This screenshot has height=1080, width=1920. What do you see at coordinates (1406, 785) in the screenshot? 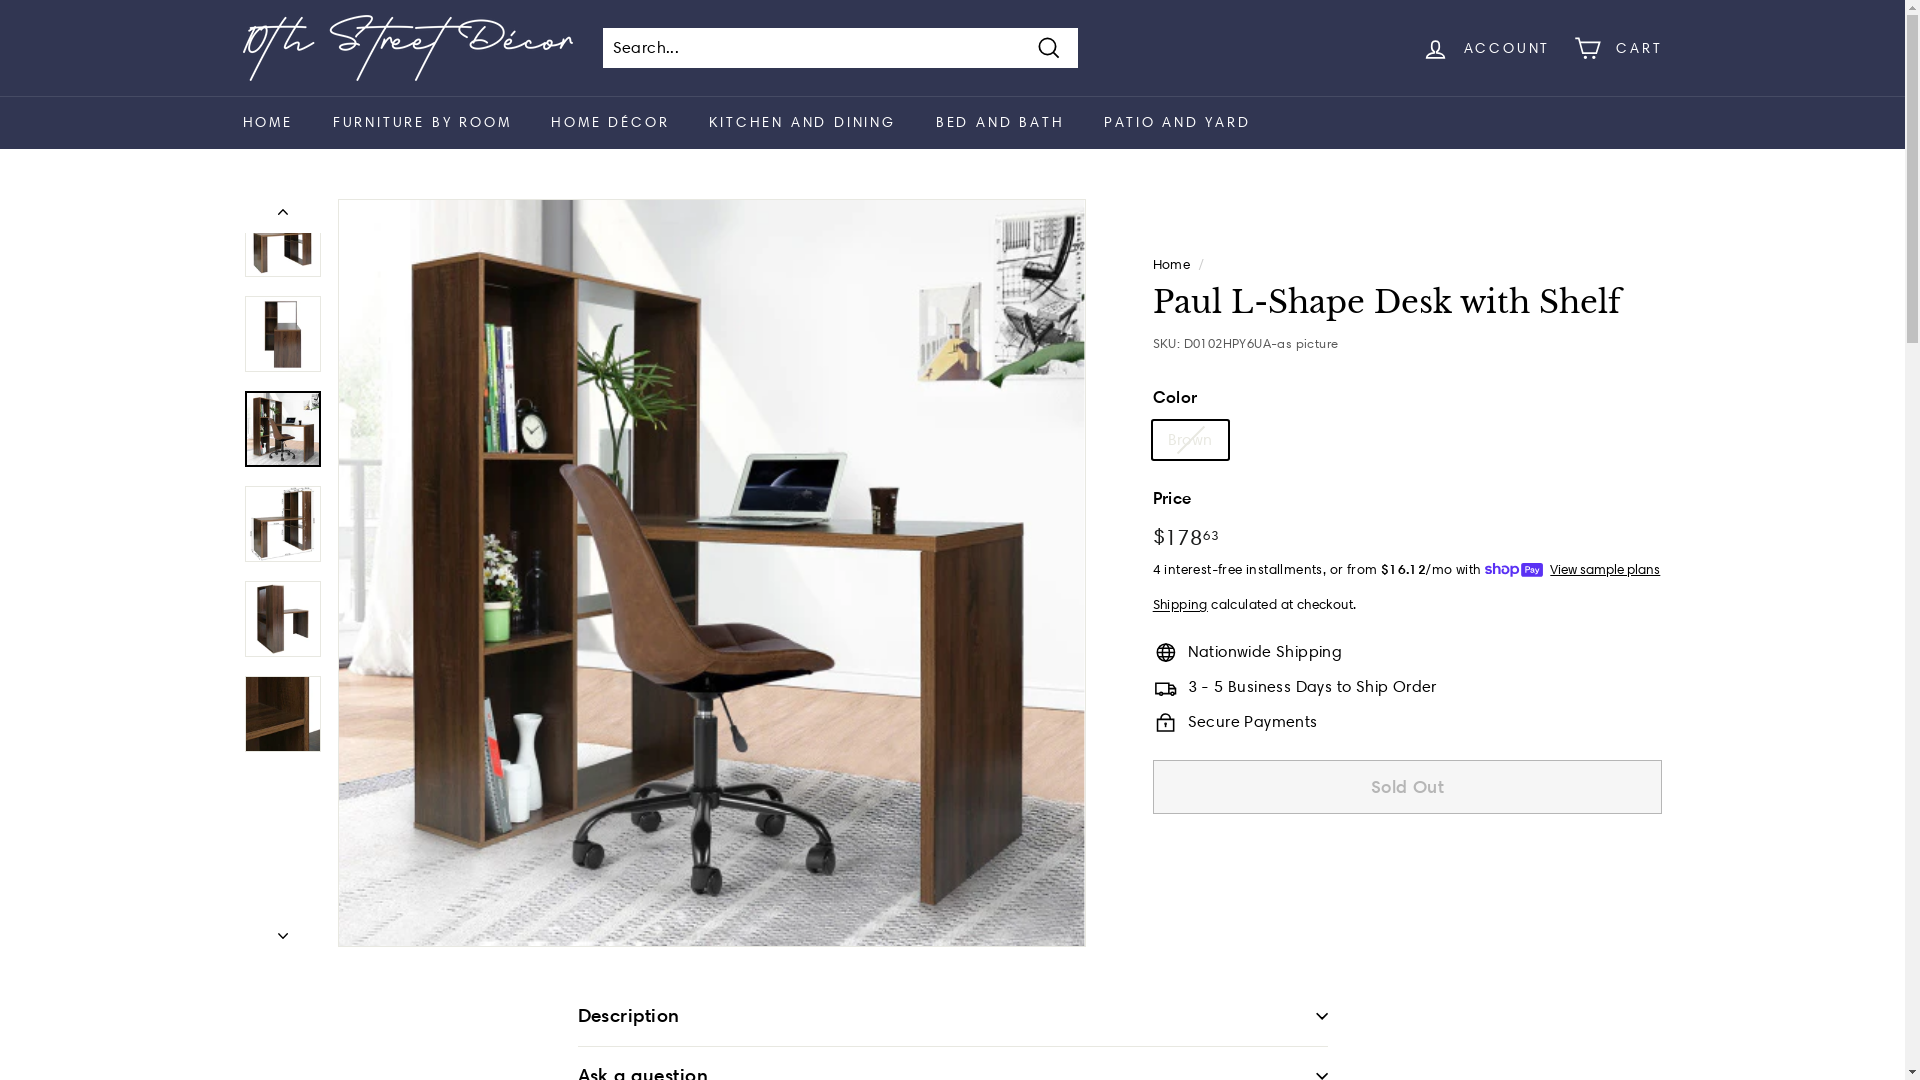
I see `'Sold Out'` at bounding box center [1406, 785].